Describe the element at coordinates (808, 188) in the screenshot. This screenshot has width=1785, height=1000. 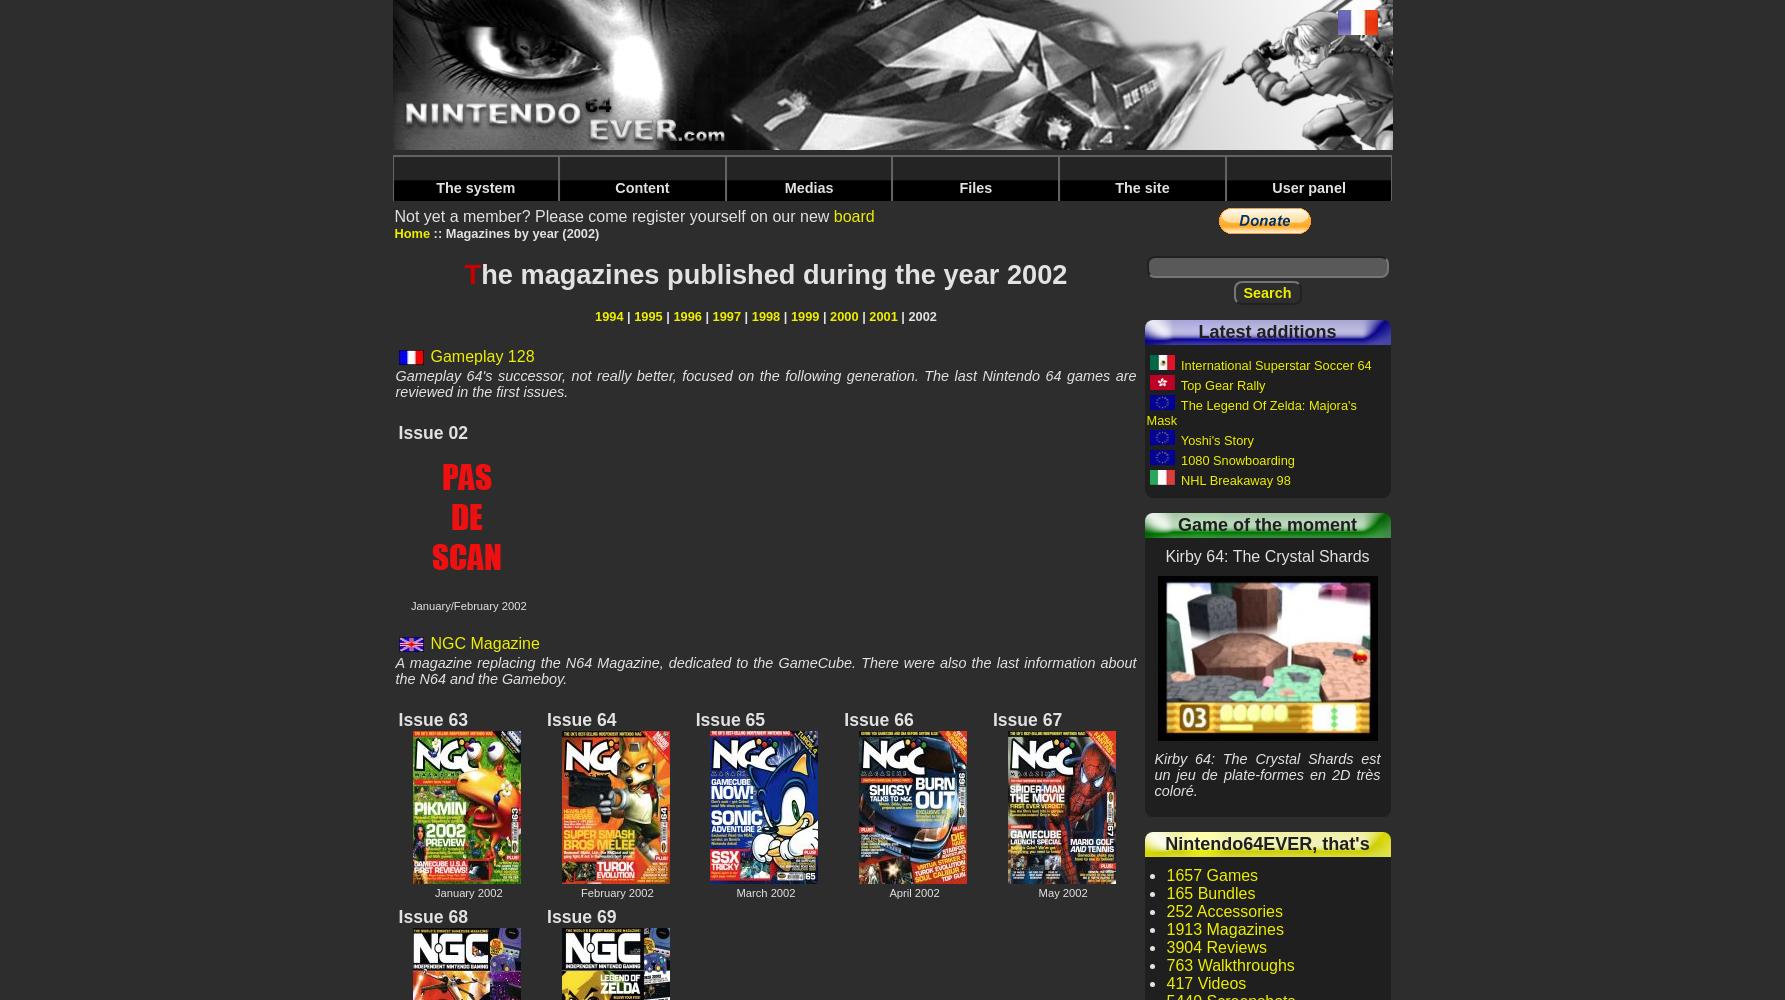
I see `'Medias'` at that location.